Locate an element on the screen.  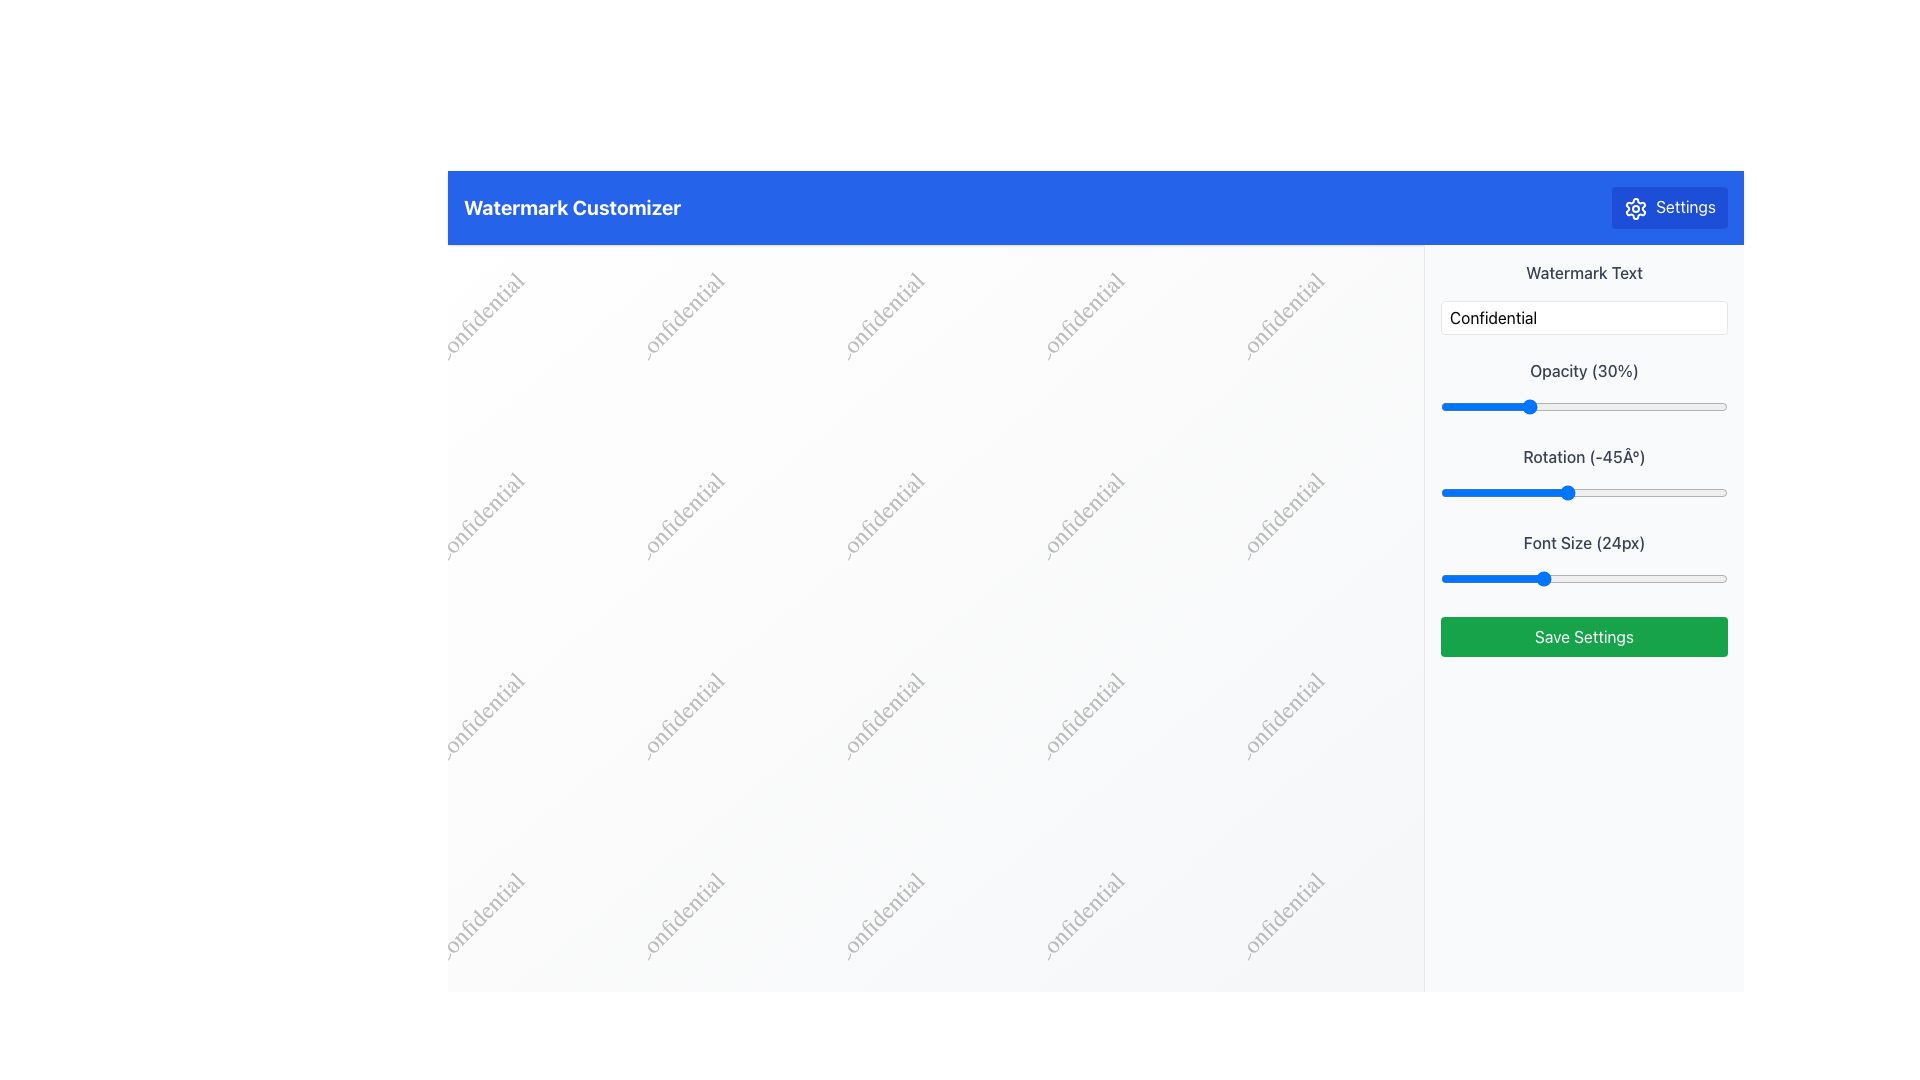
the range slider bar to set the rotation value, located beneath the label 'Rotation (-45°)' and above the 'Font Size (24px)' slider is located at coordinates (1583, 492).